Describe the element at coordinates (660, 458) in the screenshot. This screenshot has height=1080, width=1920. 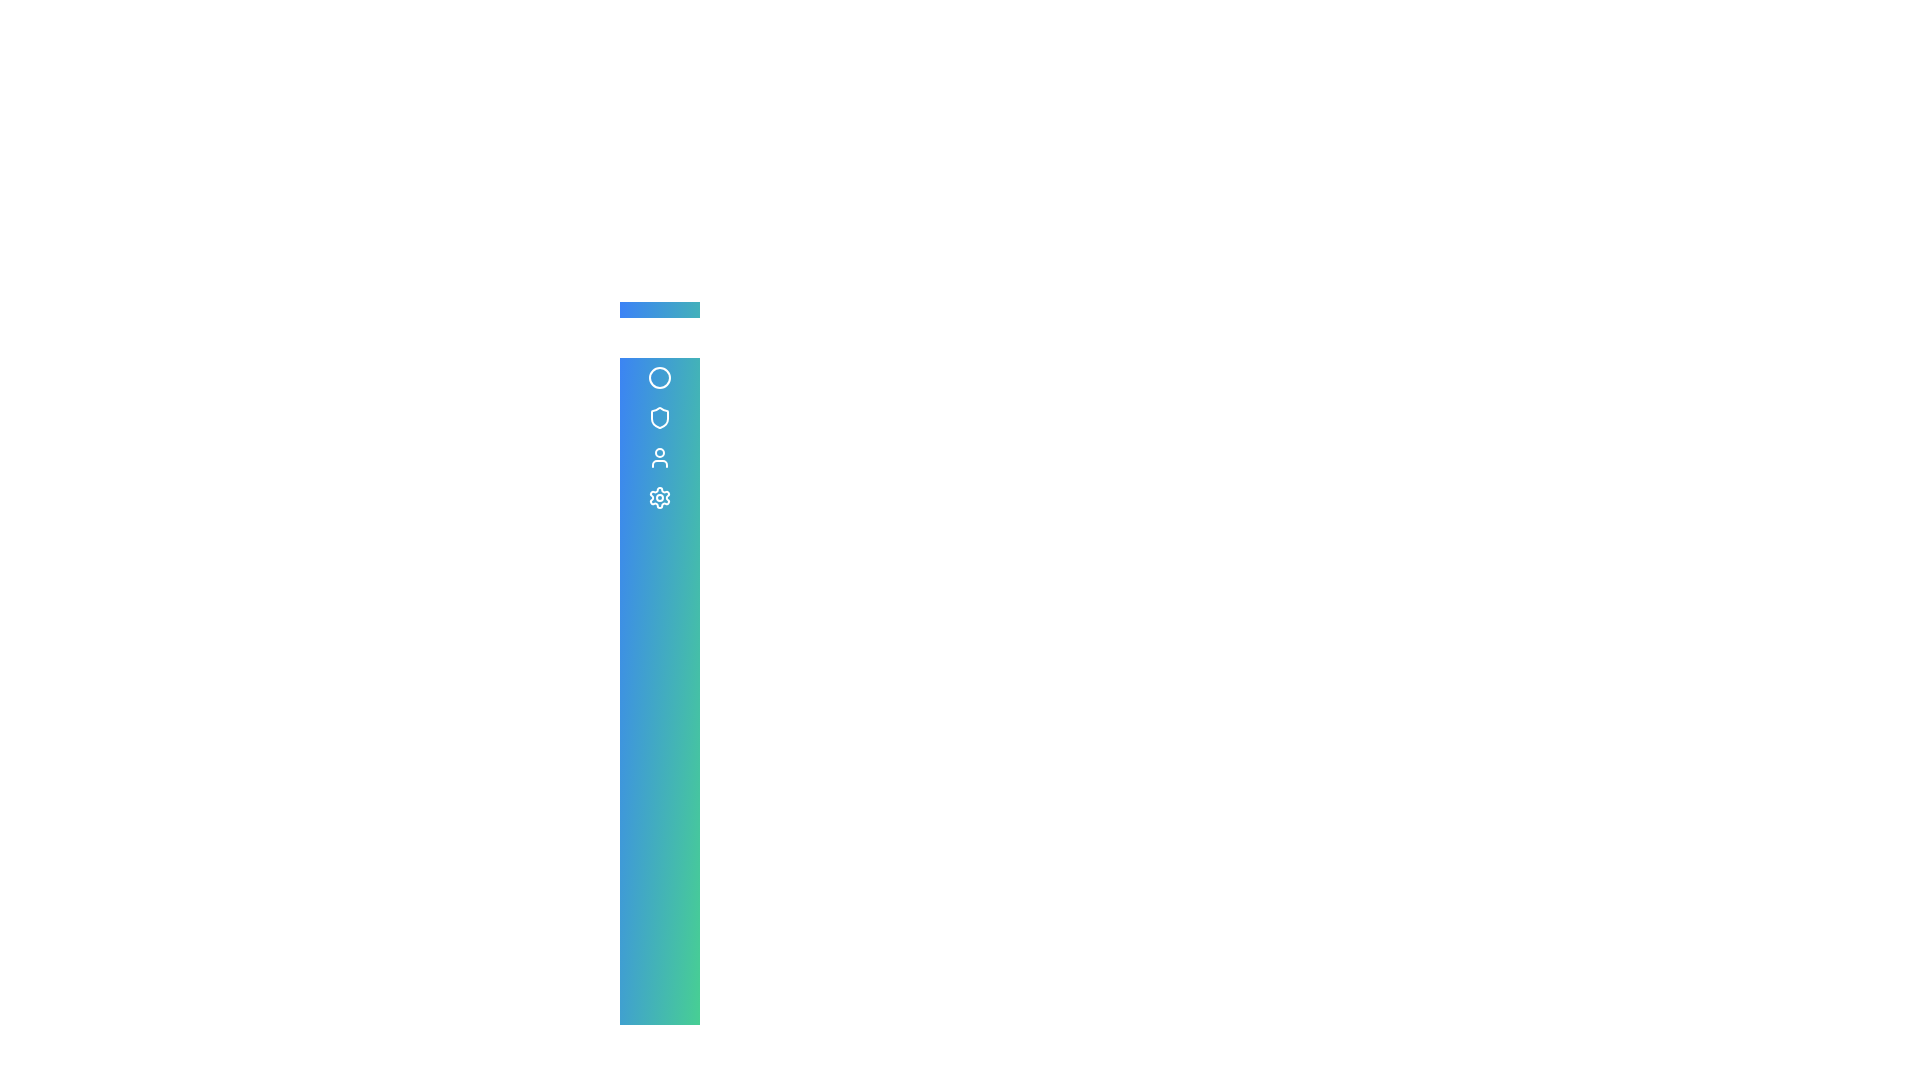
I see `the user profile icon, which is the third icon in the vertical toolbar on the left side of the interface` at that location.